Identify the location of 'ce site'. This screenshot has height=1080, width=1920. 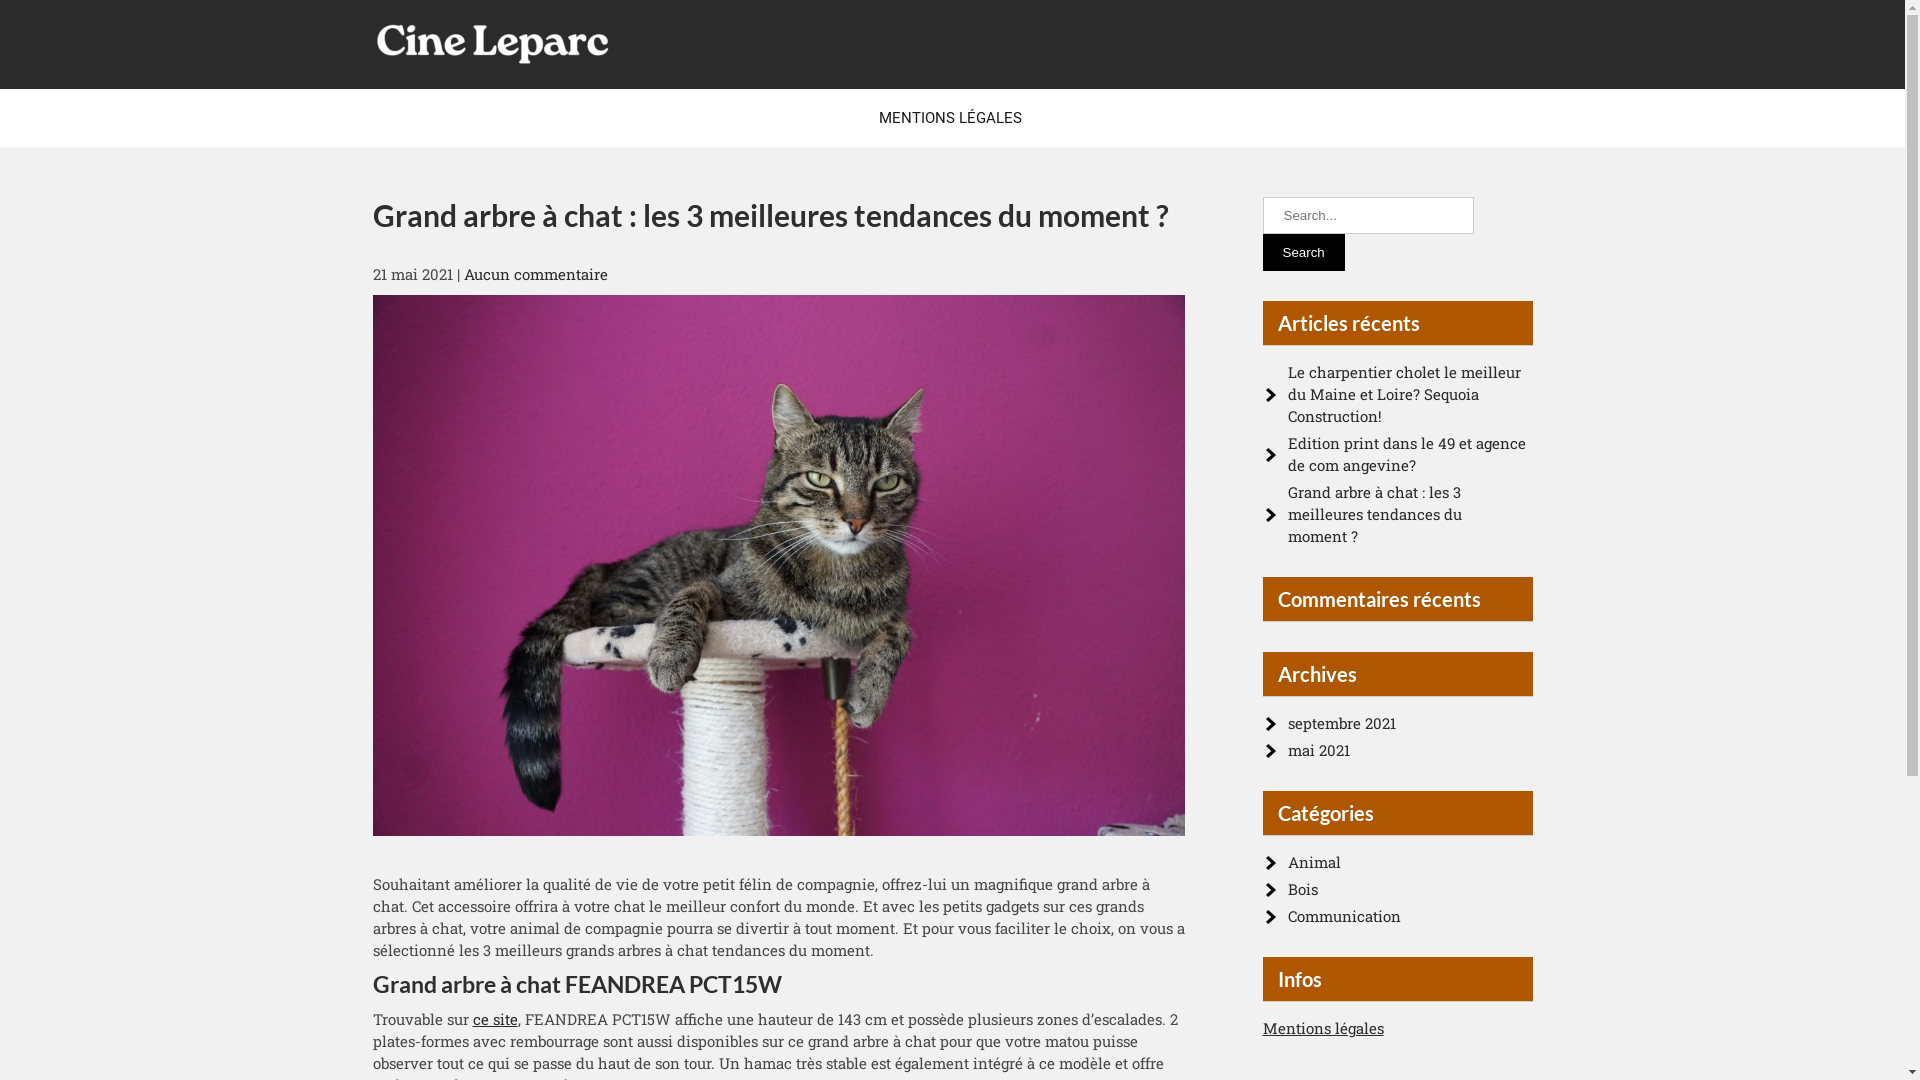
(494, 1018).